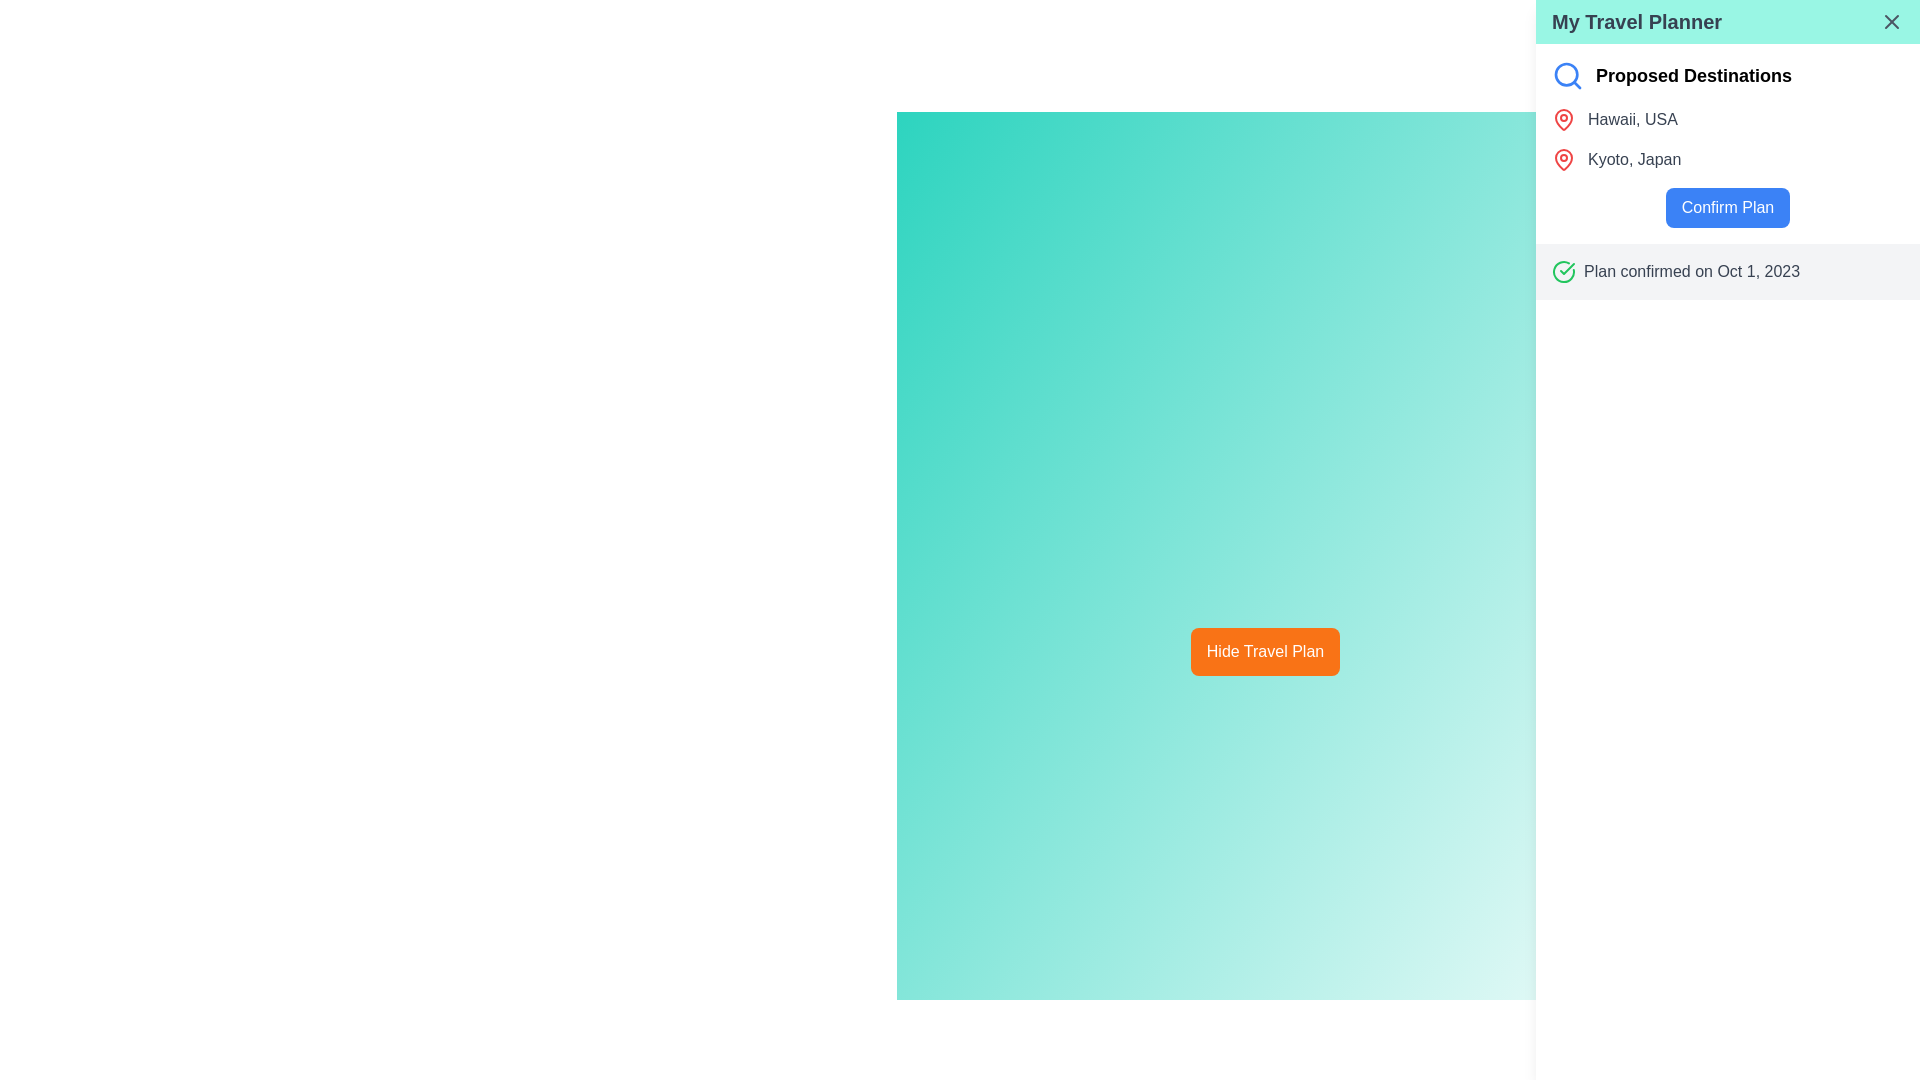 The height and width of the screenshot is (1080, 1920). What do you see at coordinates (1264, 651) in the screenshot?
I see `the button that collapses the travel plan section to observe hover effects` at bounding box center [1264, 651].